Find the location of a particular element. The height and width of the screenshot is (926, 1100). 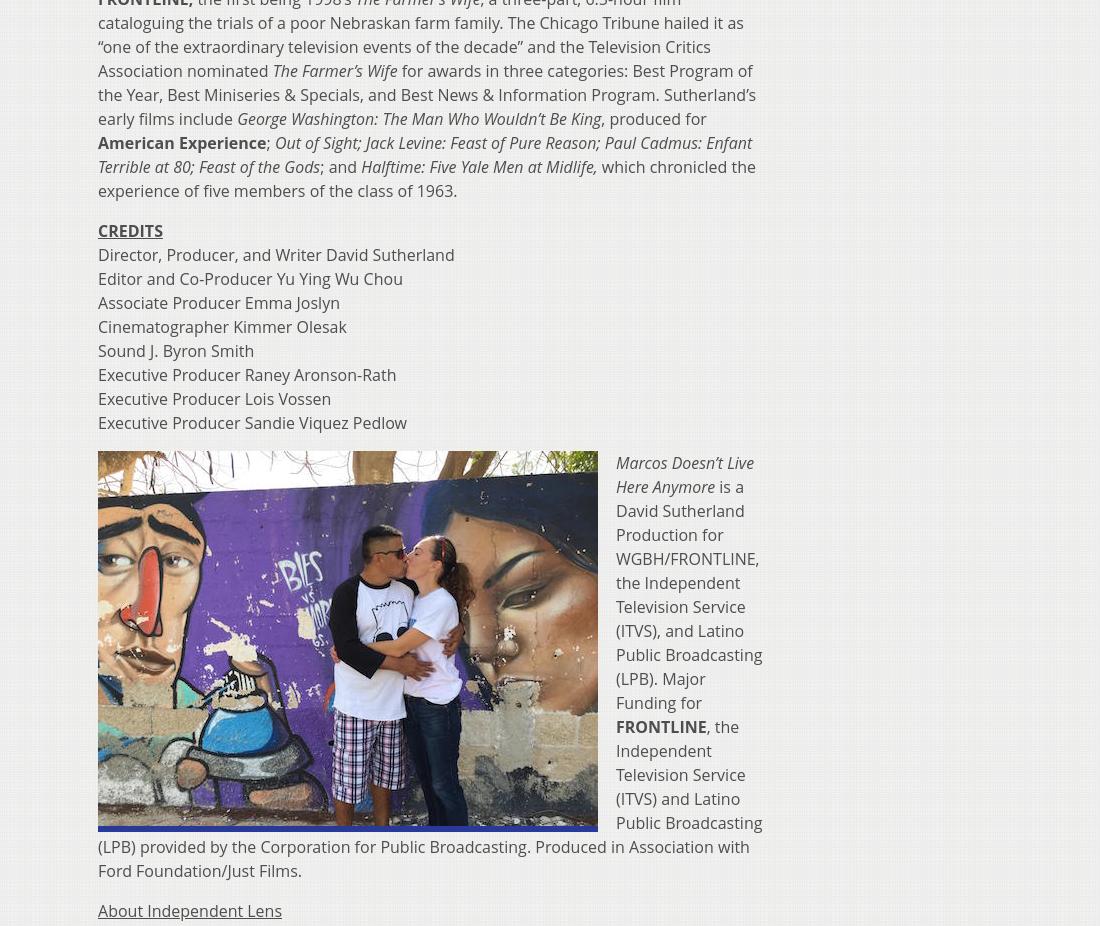

'; and' is located at coordinates (339, 165).